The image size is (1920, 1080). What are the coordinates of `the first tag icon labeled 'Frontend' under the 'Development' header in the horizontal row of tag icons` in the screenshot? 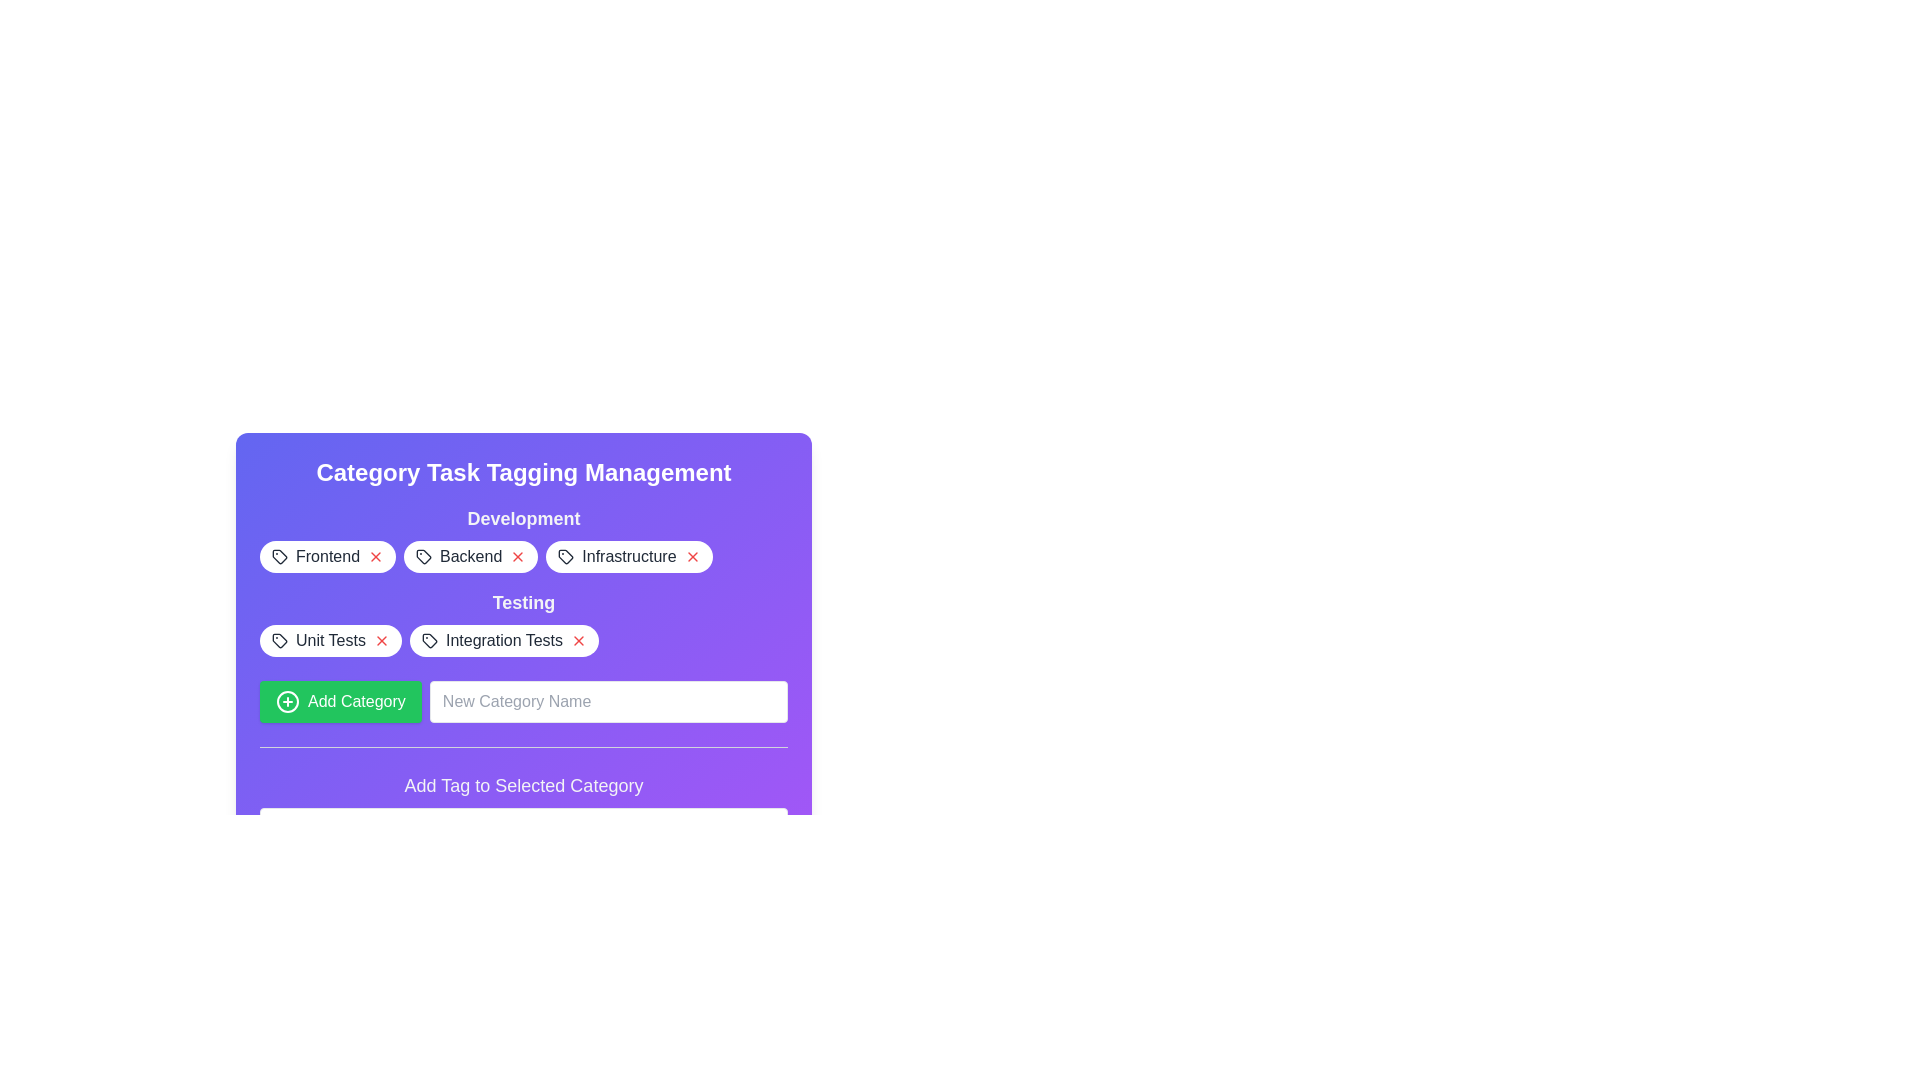 It's located at (278, 556).